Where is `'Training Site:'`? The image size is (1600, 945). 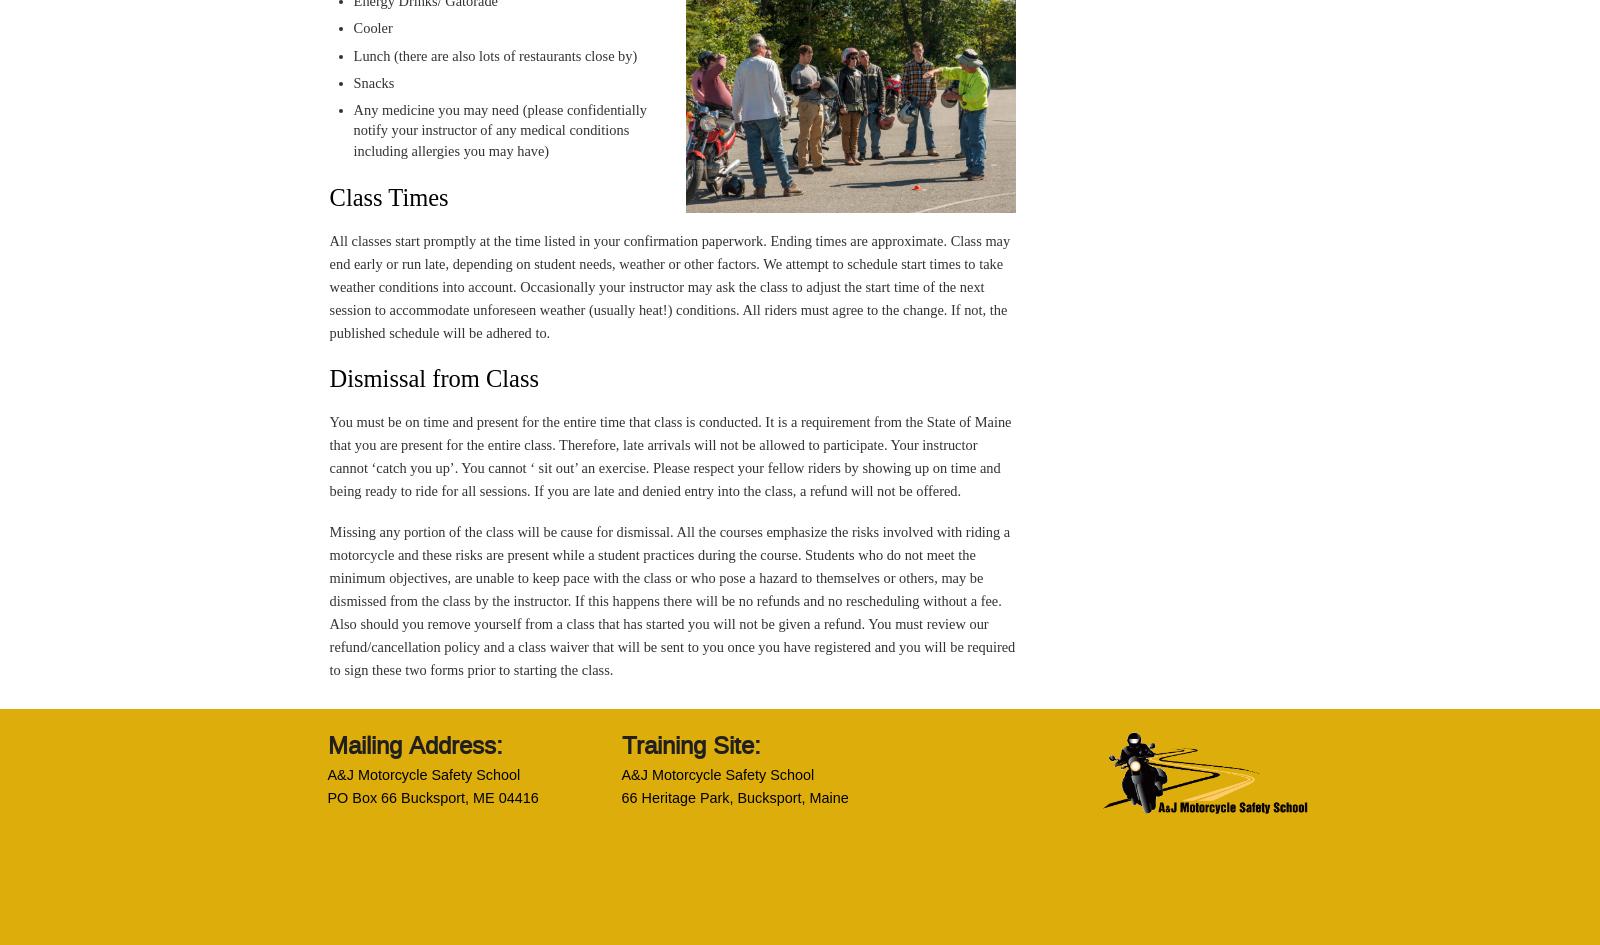 'Training Site:' is located at coordinates (690, 744).